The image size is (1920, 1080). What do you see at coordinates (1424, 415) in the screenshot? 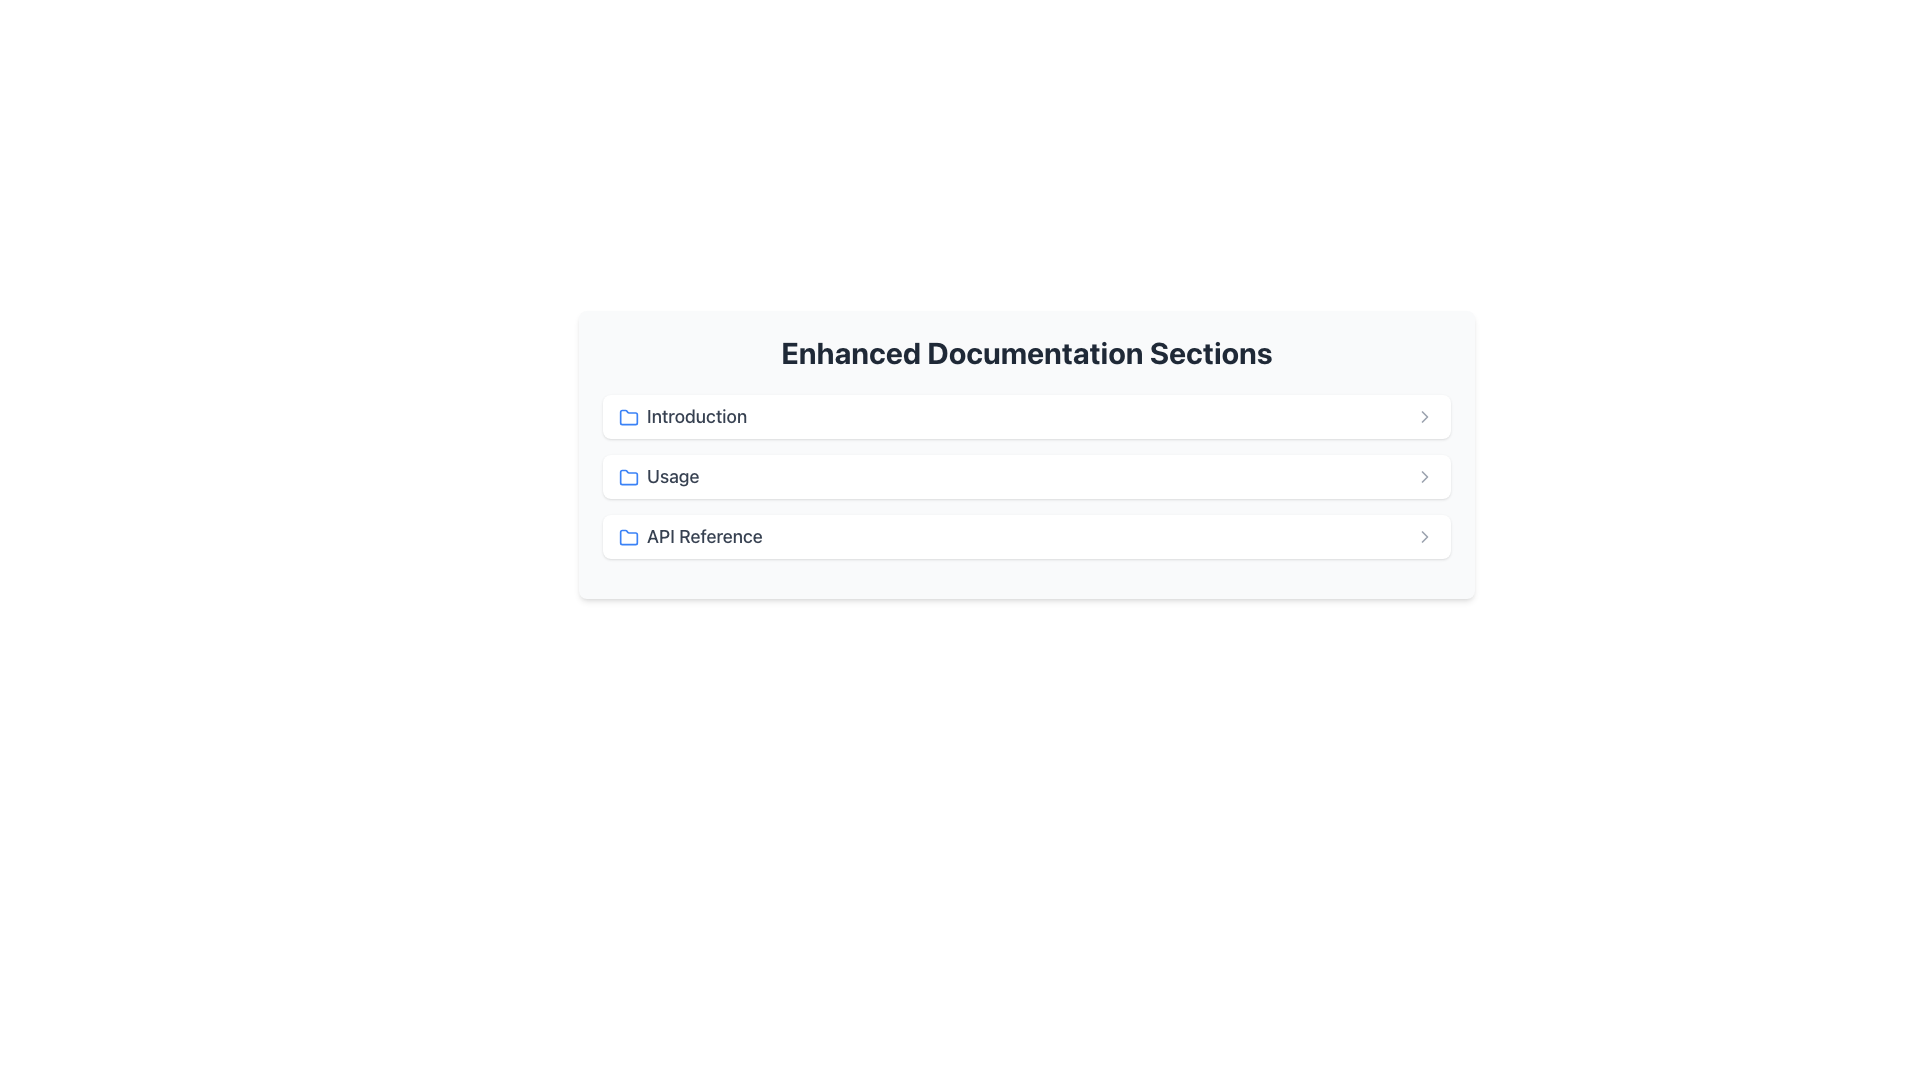
I see `the chevron icon located at the rightmost part of the 'Introduction' section` at bounding box center [1424, 415].